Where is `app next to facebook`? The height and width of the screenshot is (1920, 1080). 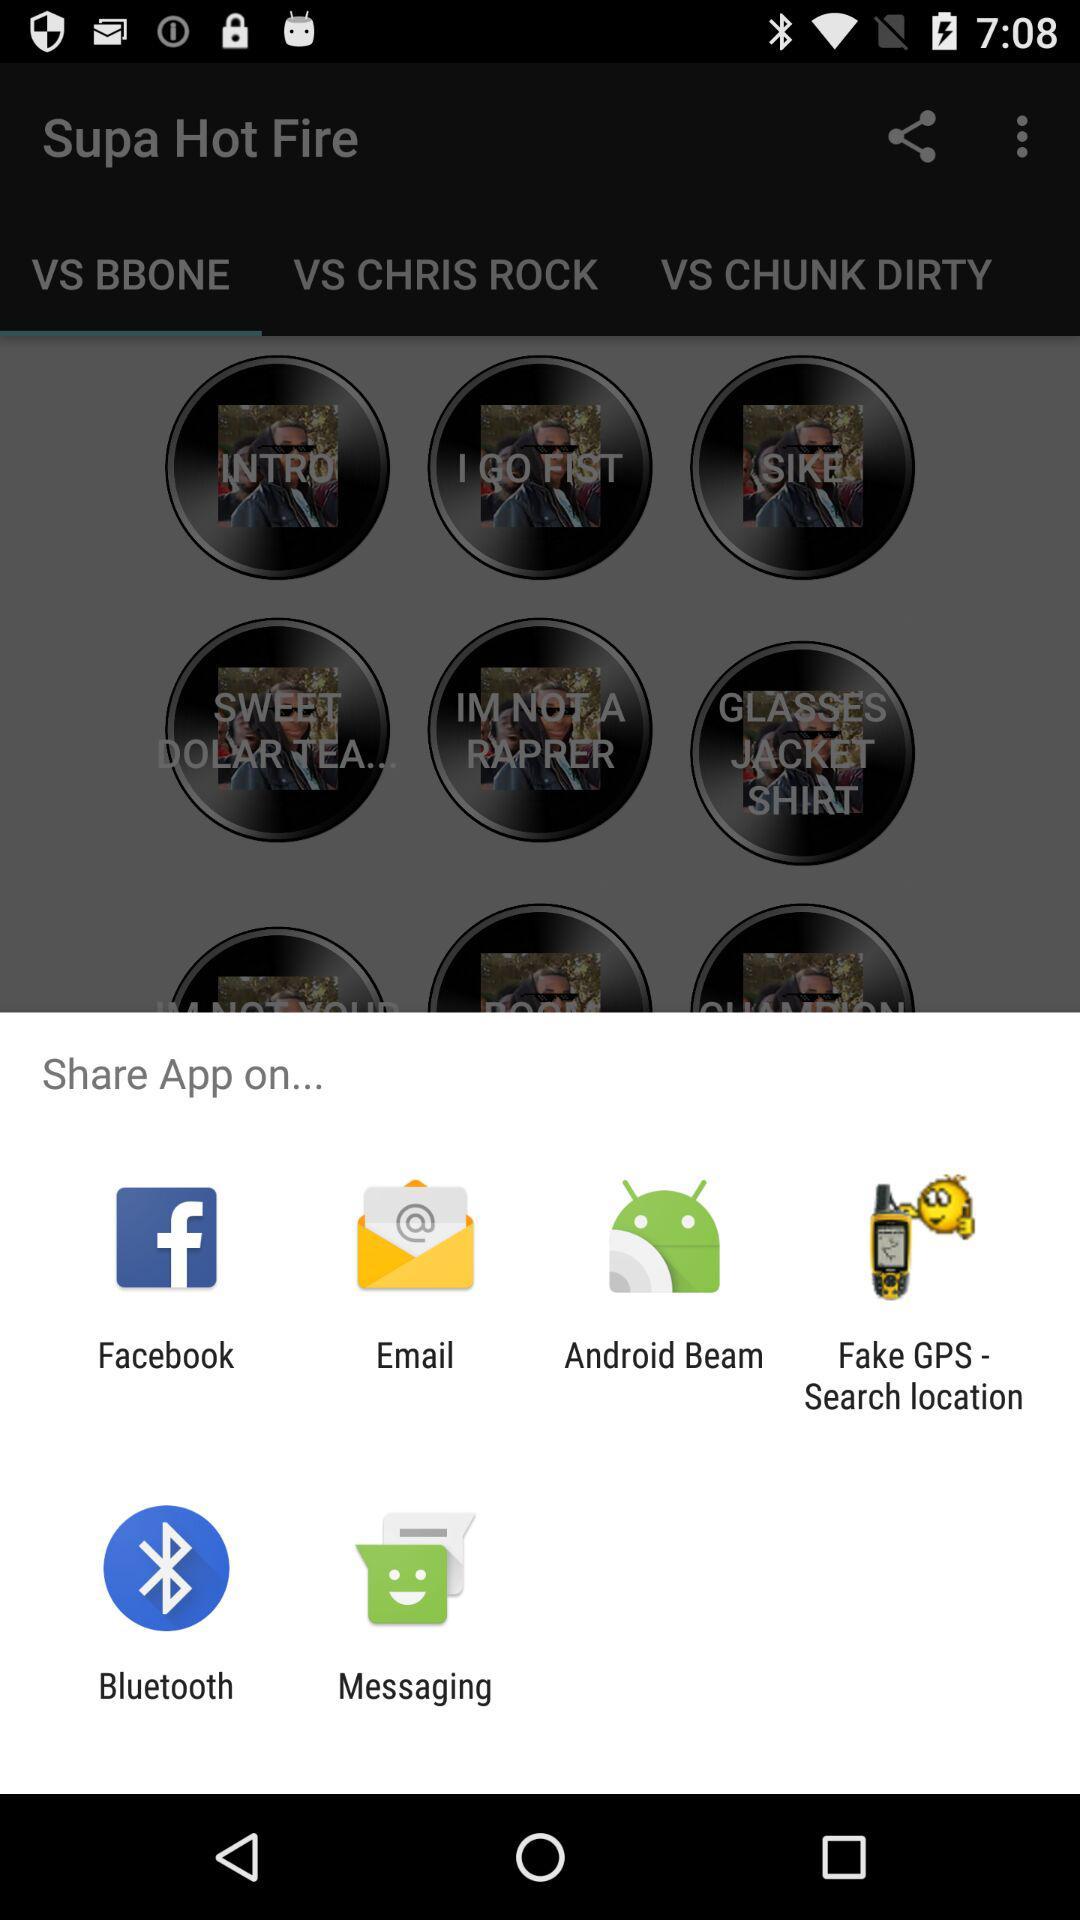
app next to facebook is located at coordinates (414, 1374).